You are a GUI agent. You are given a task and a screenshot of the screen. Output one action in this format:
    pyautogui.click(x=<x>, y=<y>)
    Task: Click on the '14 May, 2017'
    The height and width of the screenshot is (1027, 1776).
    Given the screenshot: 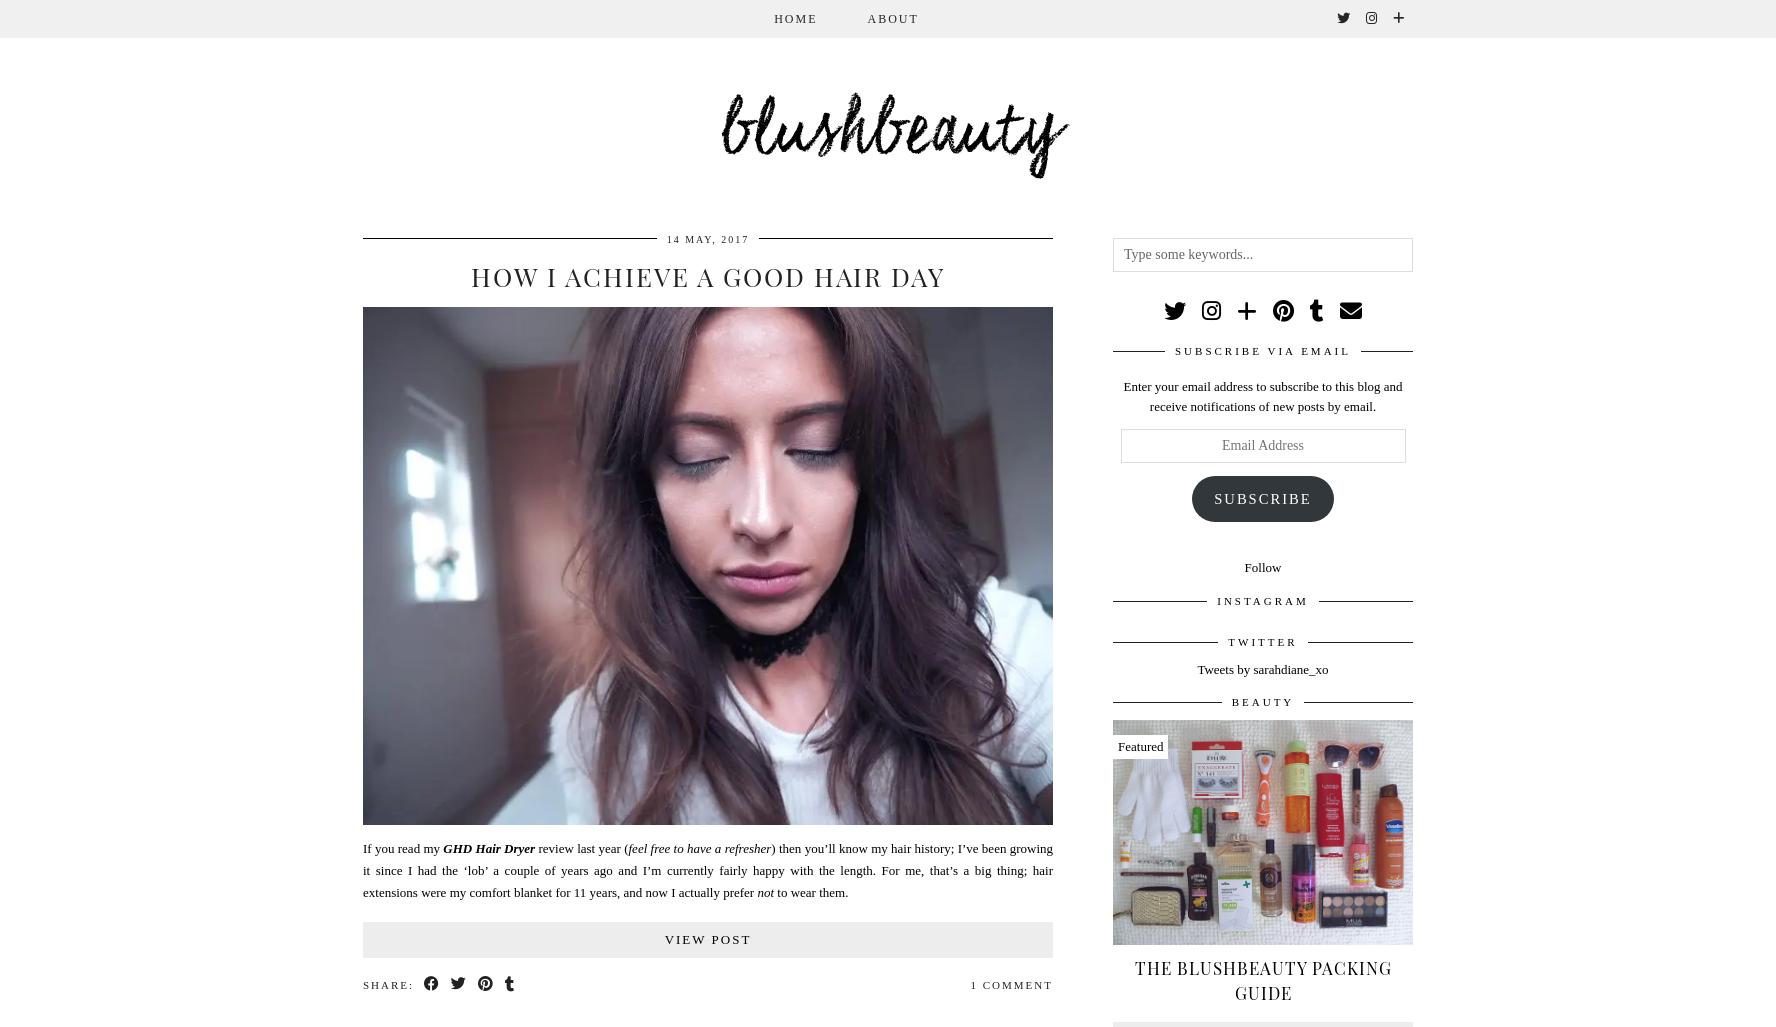 What is the action you would take?
    pyautogui.click(x=665, y=239)
    